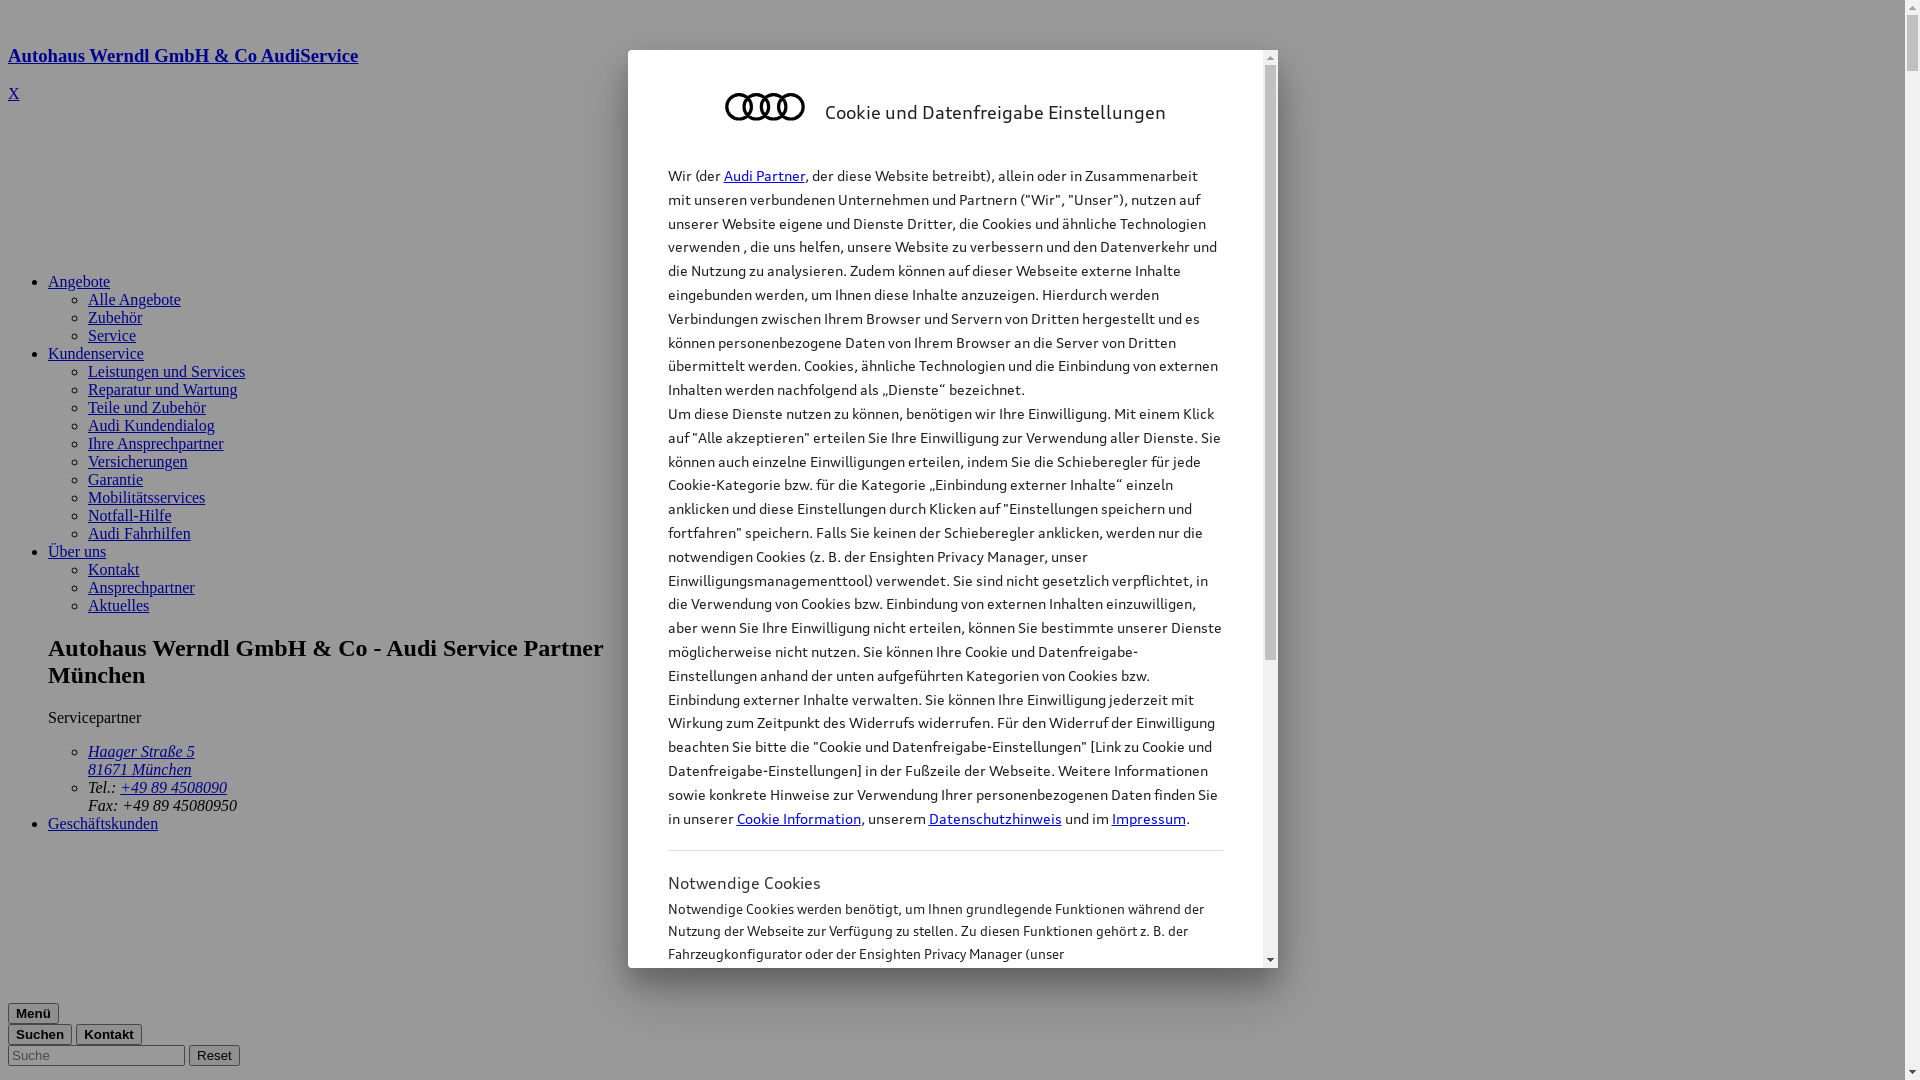  What do you see at coordinates (763, 174) in the screenshot?
I see `'Audi Partner'` at bounding box center [763, 174].